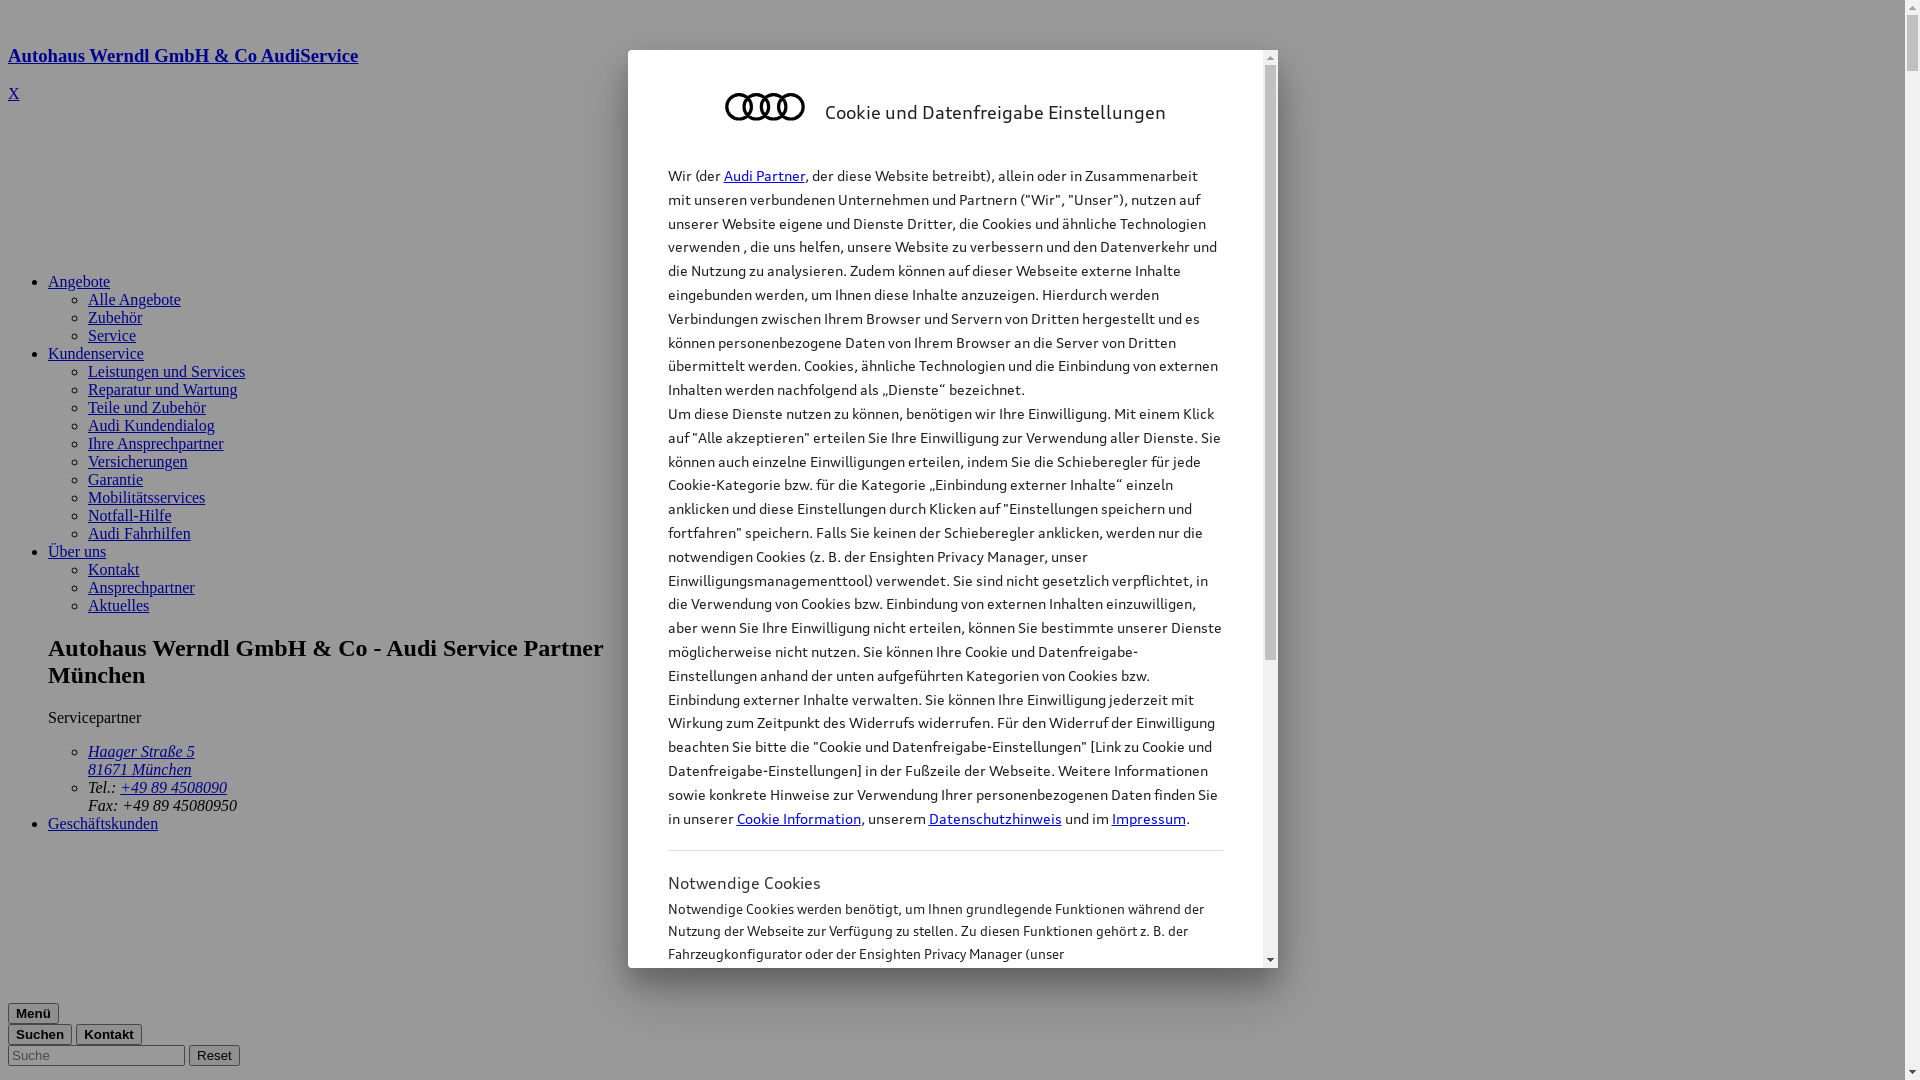  What do you see at coordinates (763, 174) in the screenshot?
I see `'Audi Partner'` at bounding box center [763, 174].